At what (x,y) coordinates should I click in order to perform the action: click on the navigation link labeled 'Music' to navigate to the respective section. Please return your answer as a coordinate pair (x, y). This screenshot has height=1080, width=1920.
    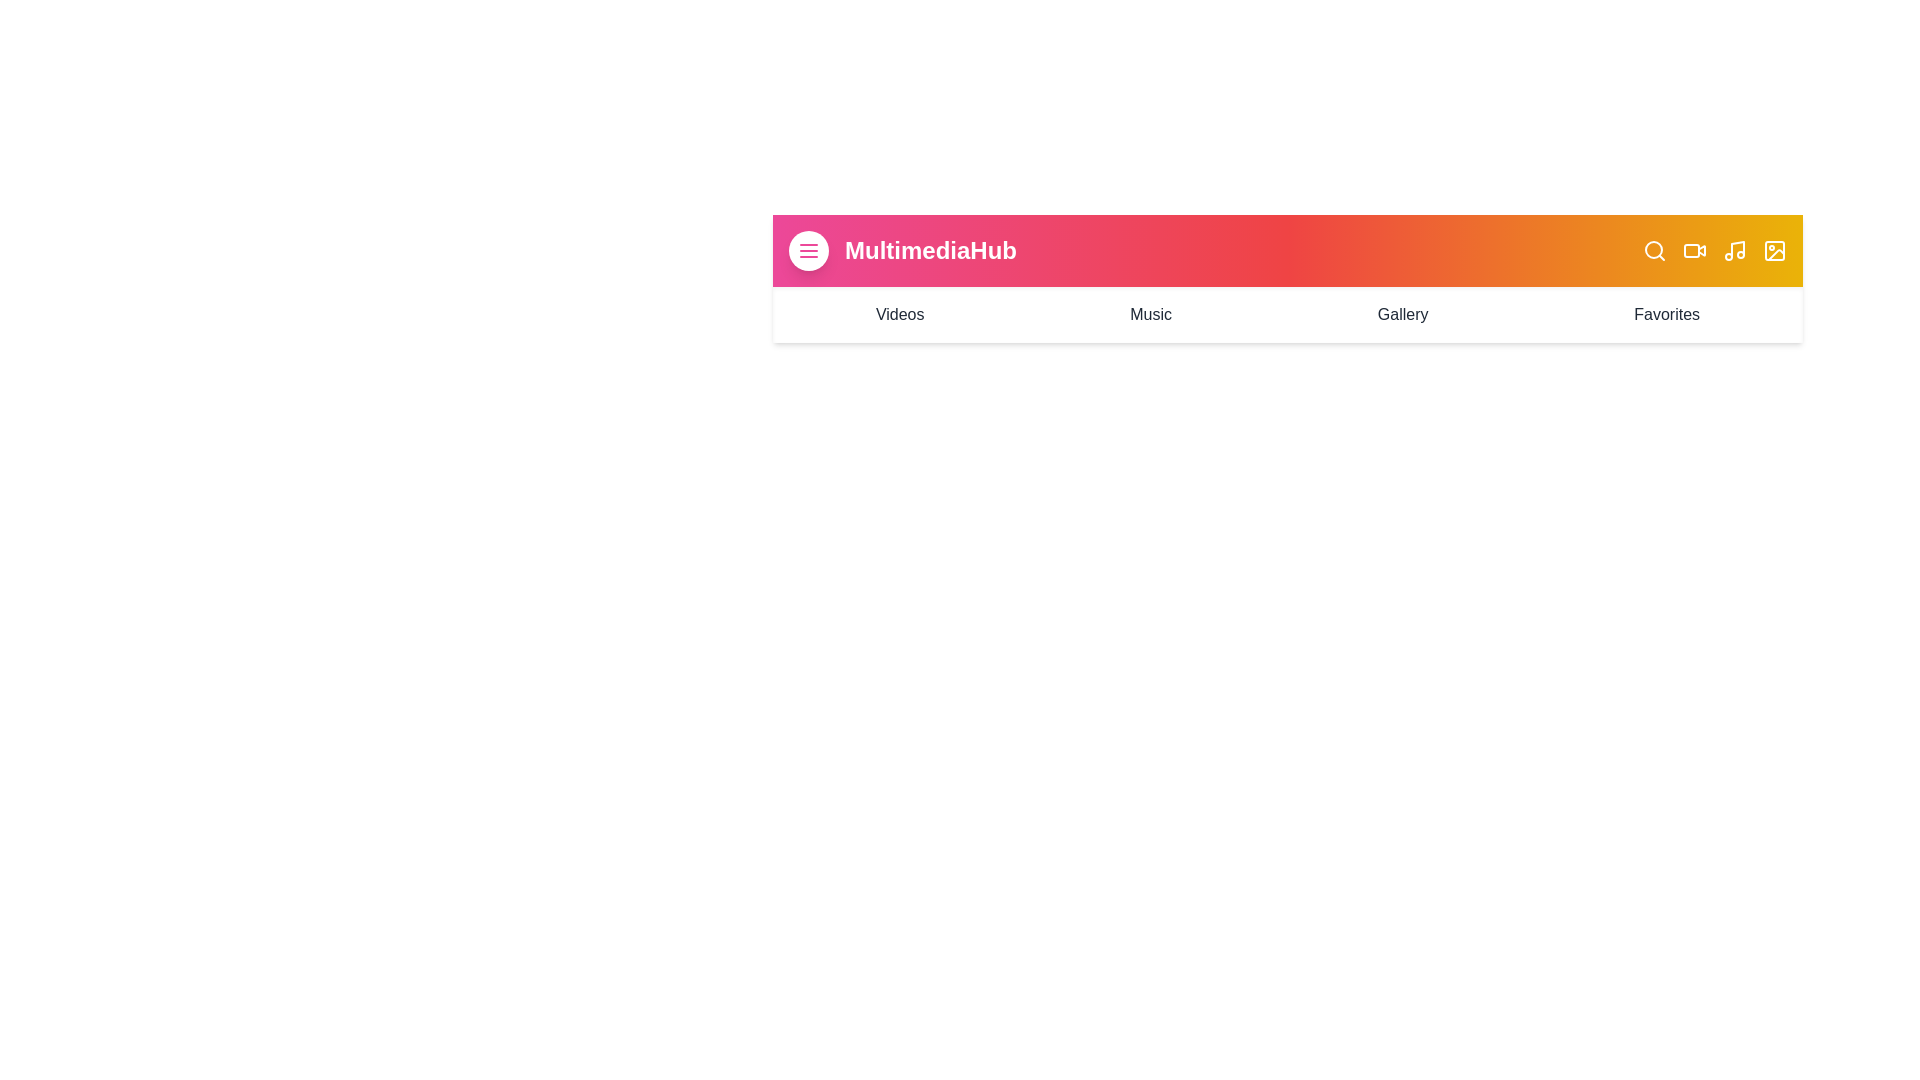
    Looking at the image, I should click on (1151, 315).